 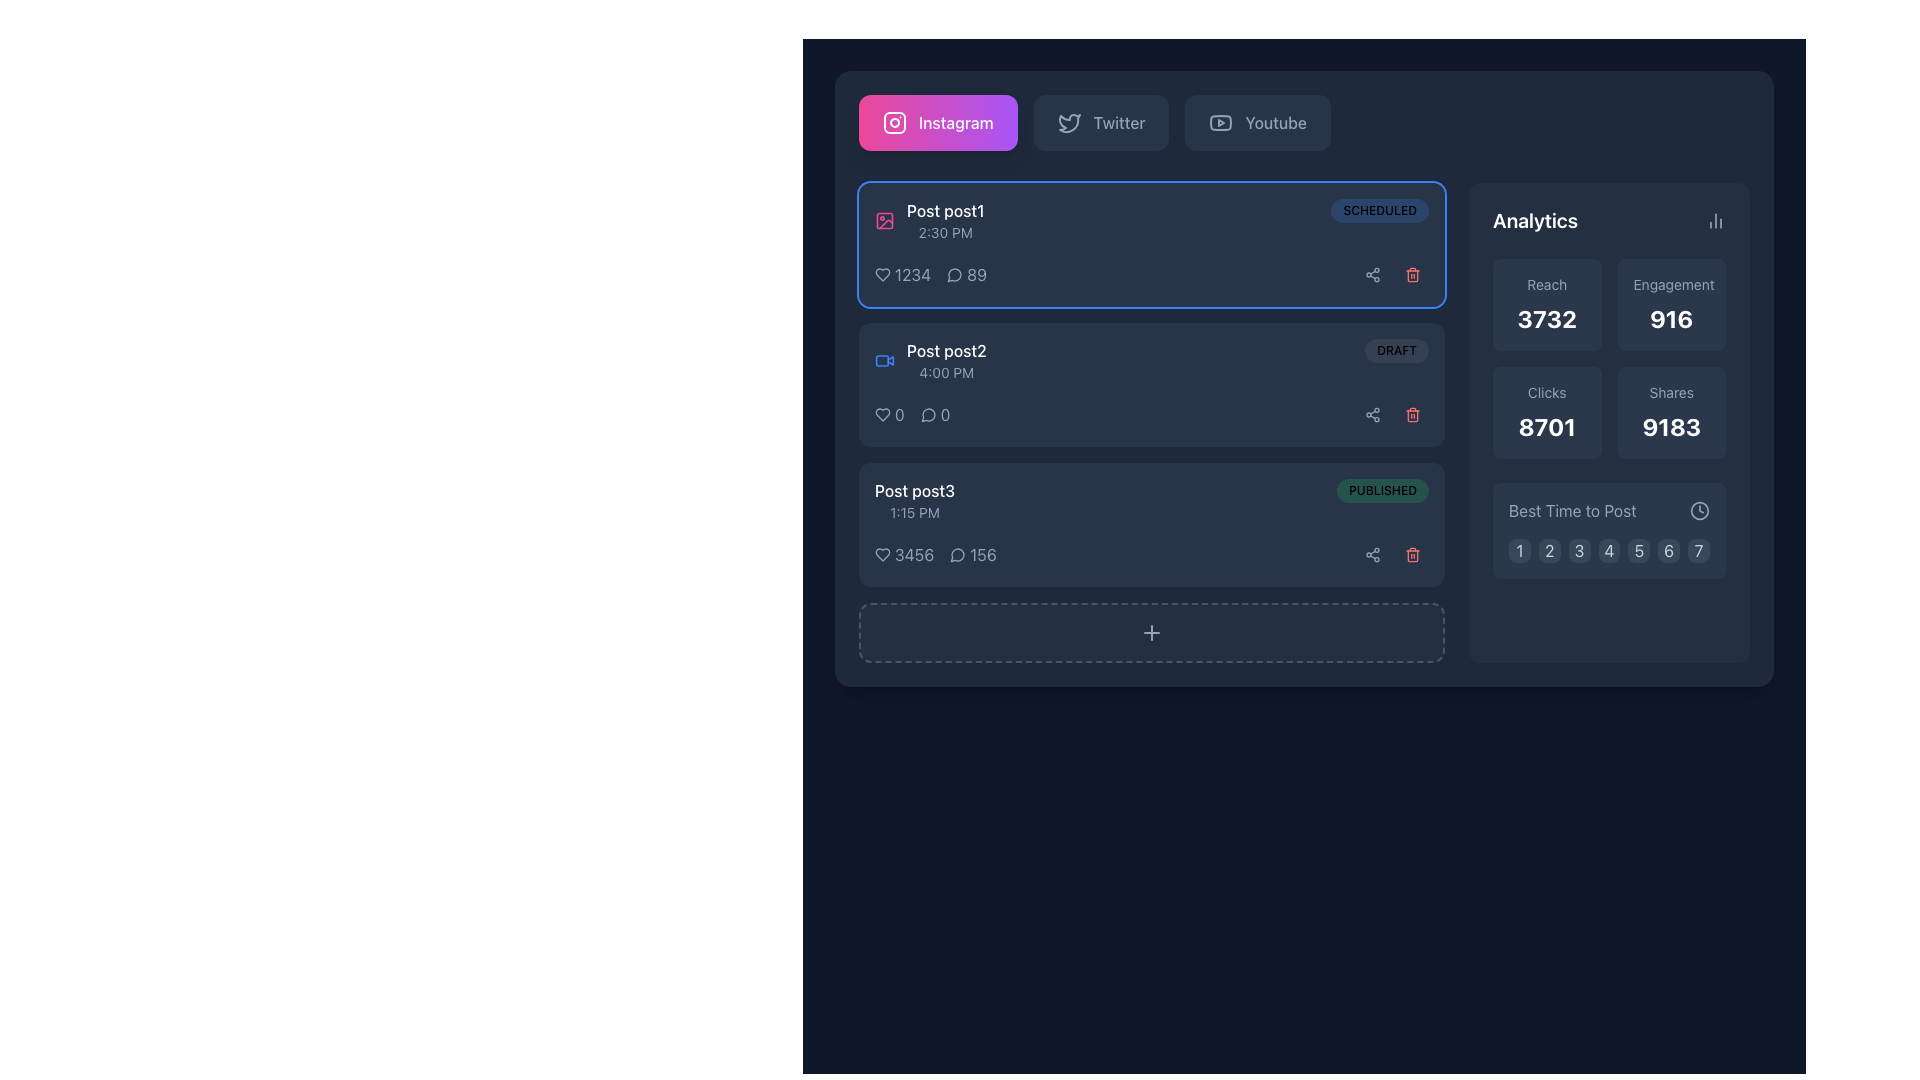 I want to click on the heart icon to like the post, which is the first icon in the icon-count row located under the first post entry, so click(x=882, y=555).